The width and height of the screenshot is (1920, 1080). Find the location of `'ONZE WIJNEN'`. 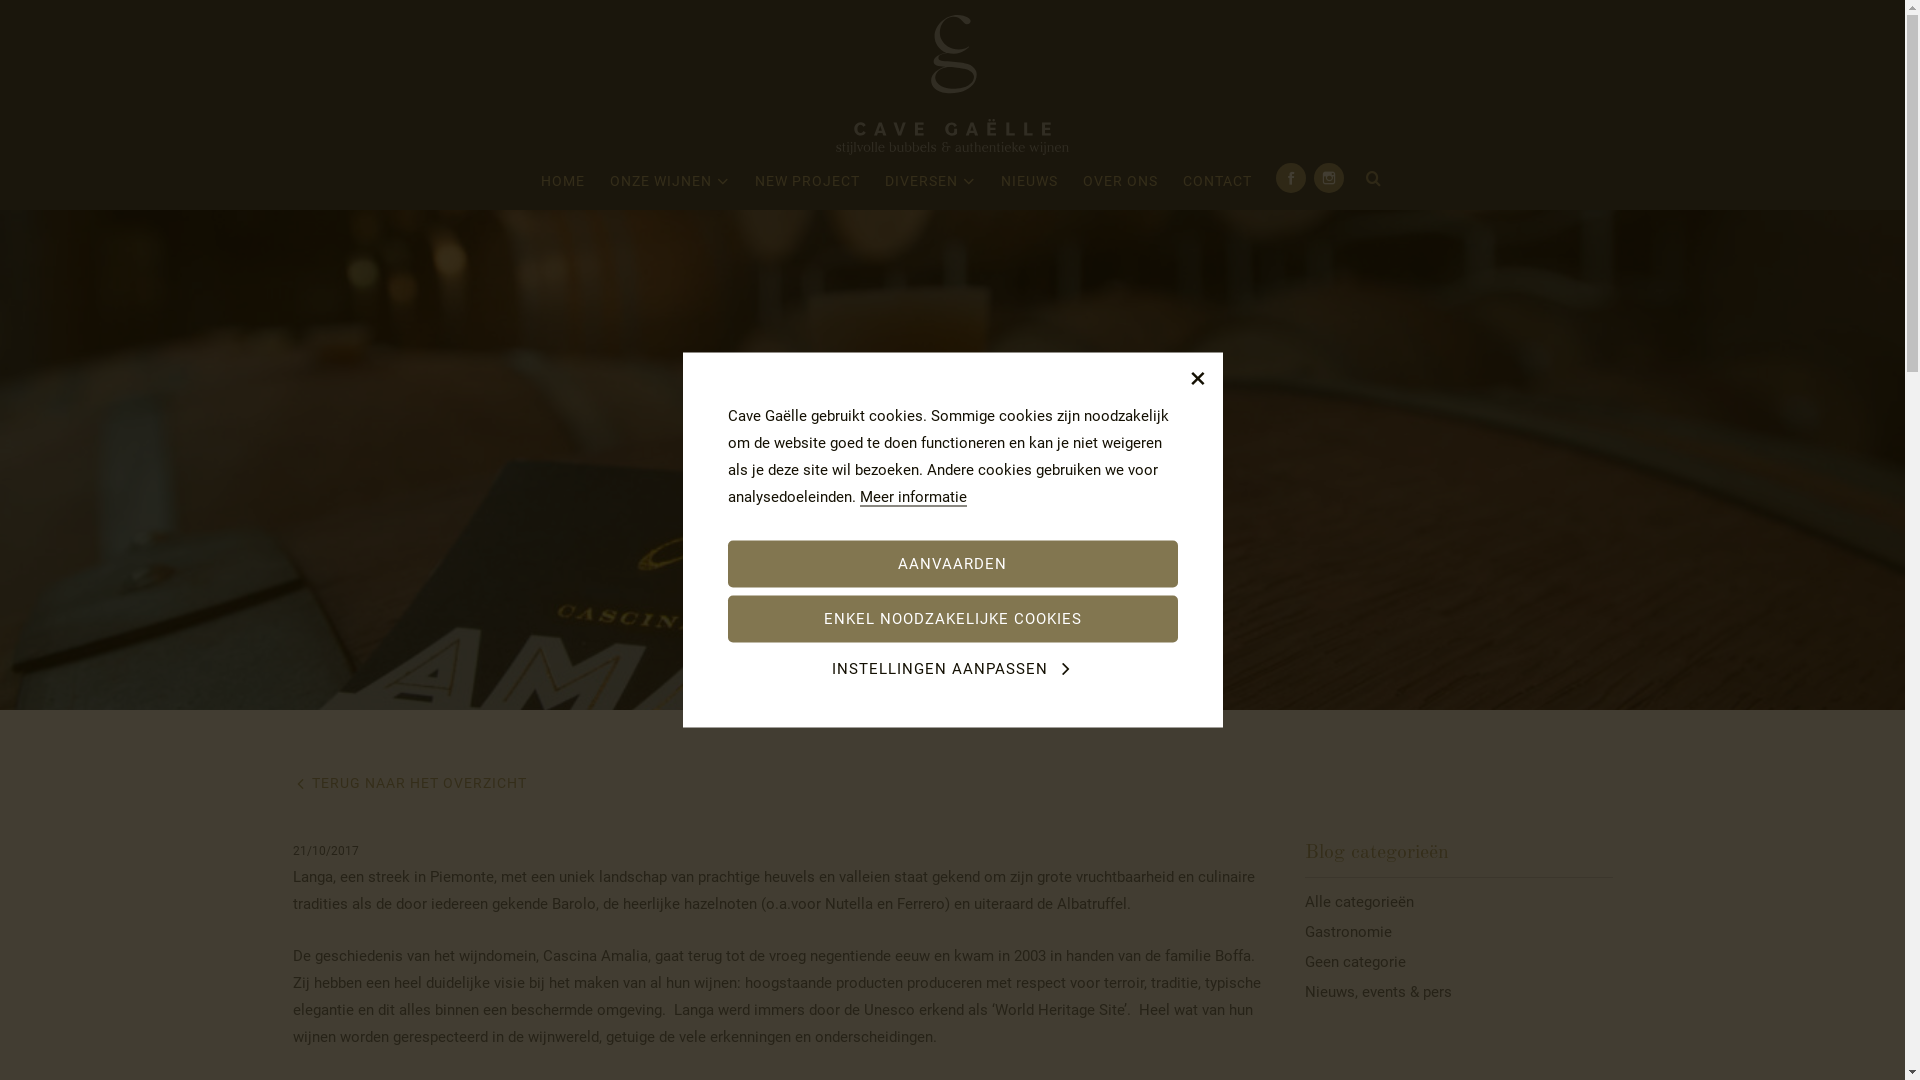

'ONZE WIJNEN' is located at coordinates (608, 185).